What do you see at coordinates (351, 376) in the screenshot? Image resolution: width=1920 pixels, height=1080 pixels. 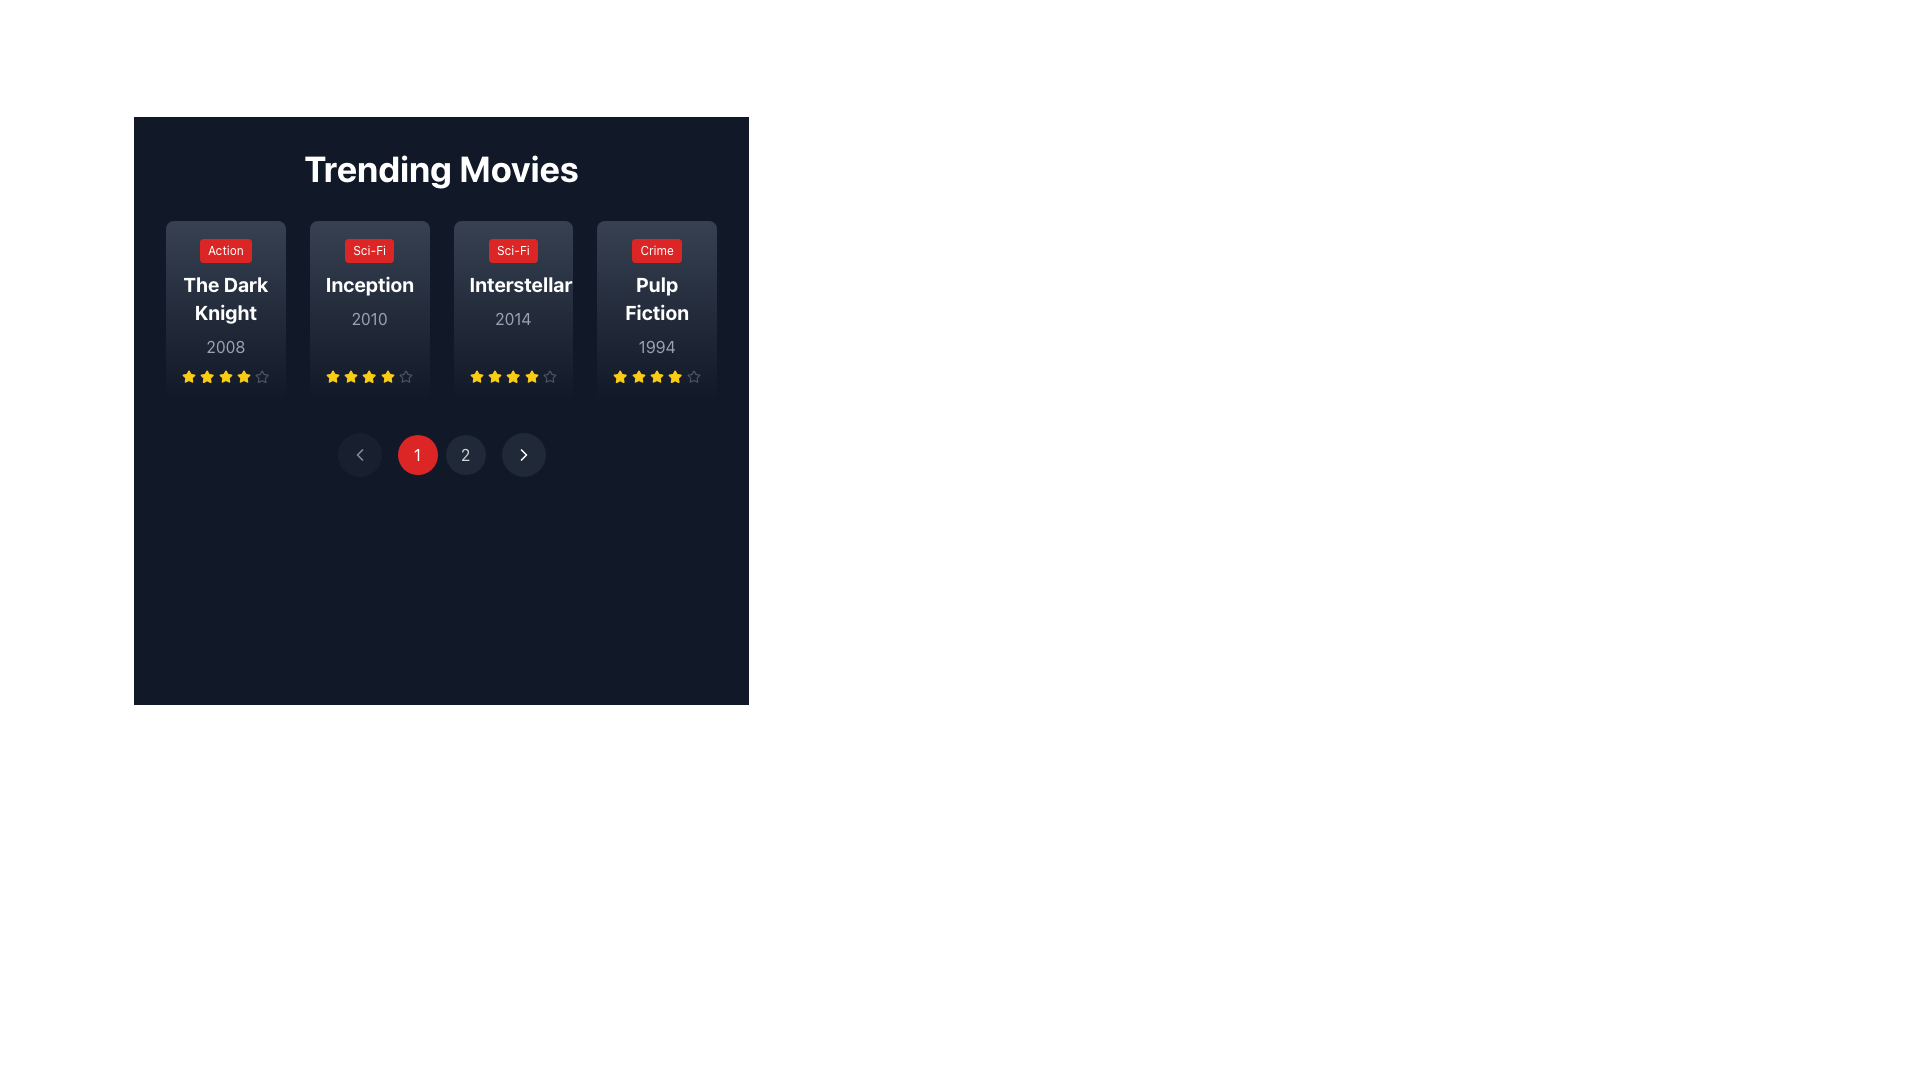 I see `the rating star icon located under the movie title 'Inception' in the second movie card of the 'Trending Movies' section for accessibility` at bounding box center [351, 376].